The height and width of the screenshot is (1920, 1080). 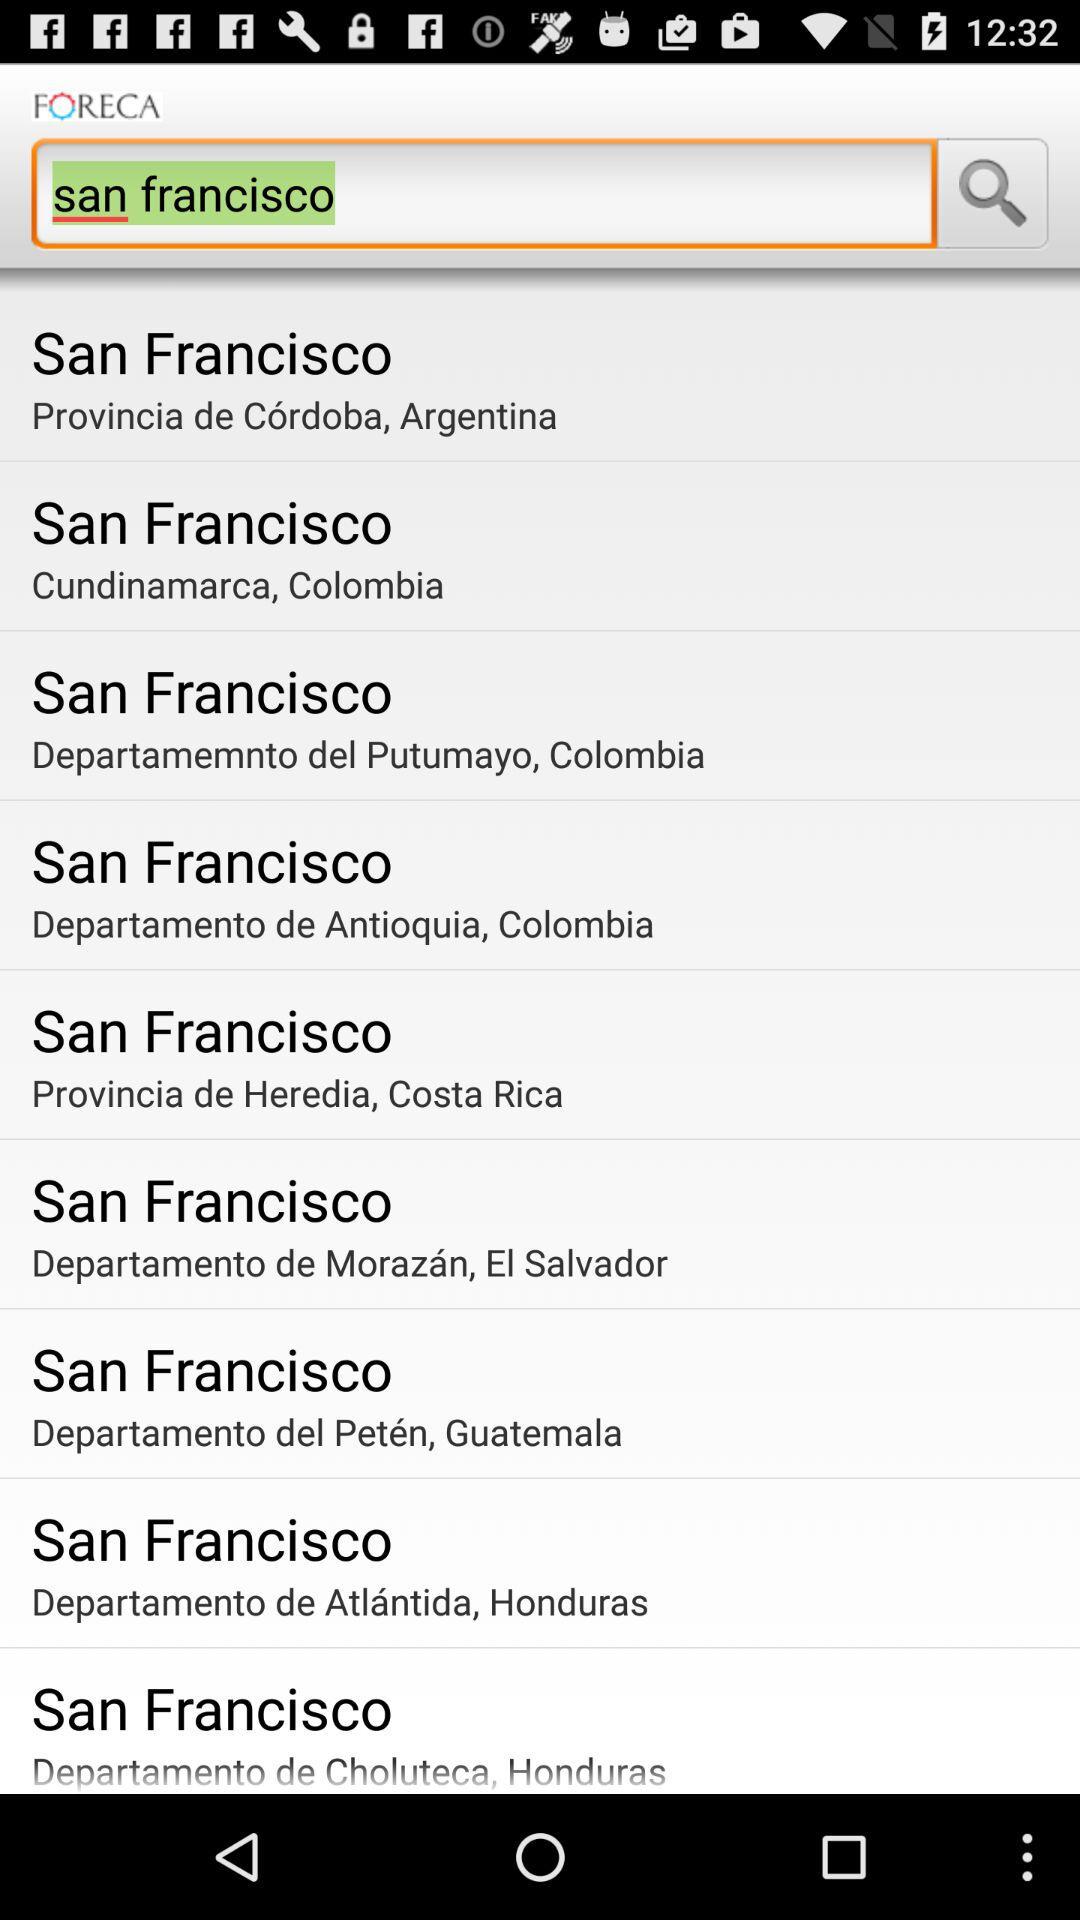 What do you see at coordinates (547, 752) in the screenshot?
I see `icon above the san francisco icon` at bounding box center [547, 752].